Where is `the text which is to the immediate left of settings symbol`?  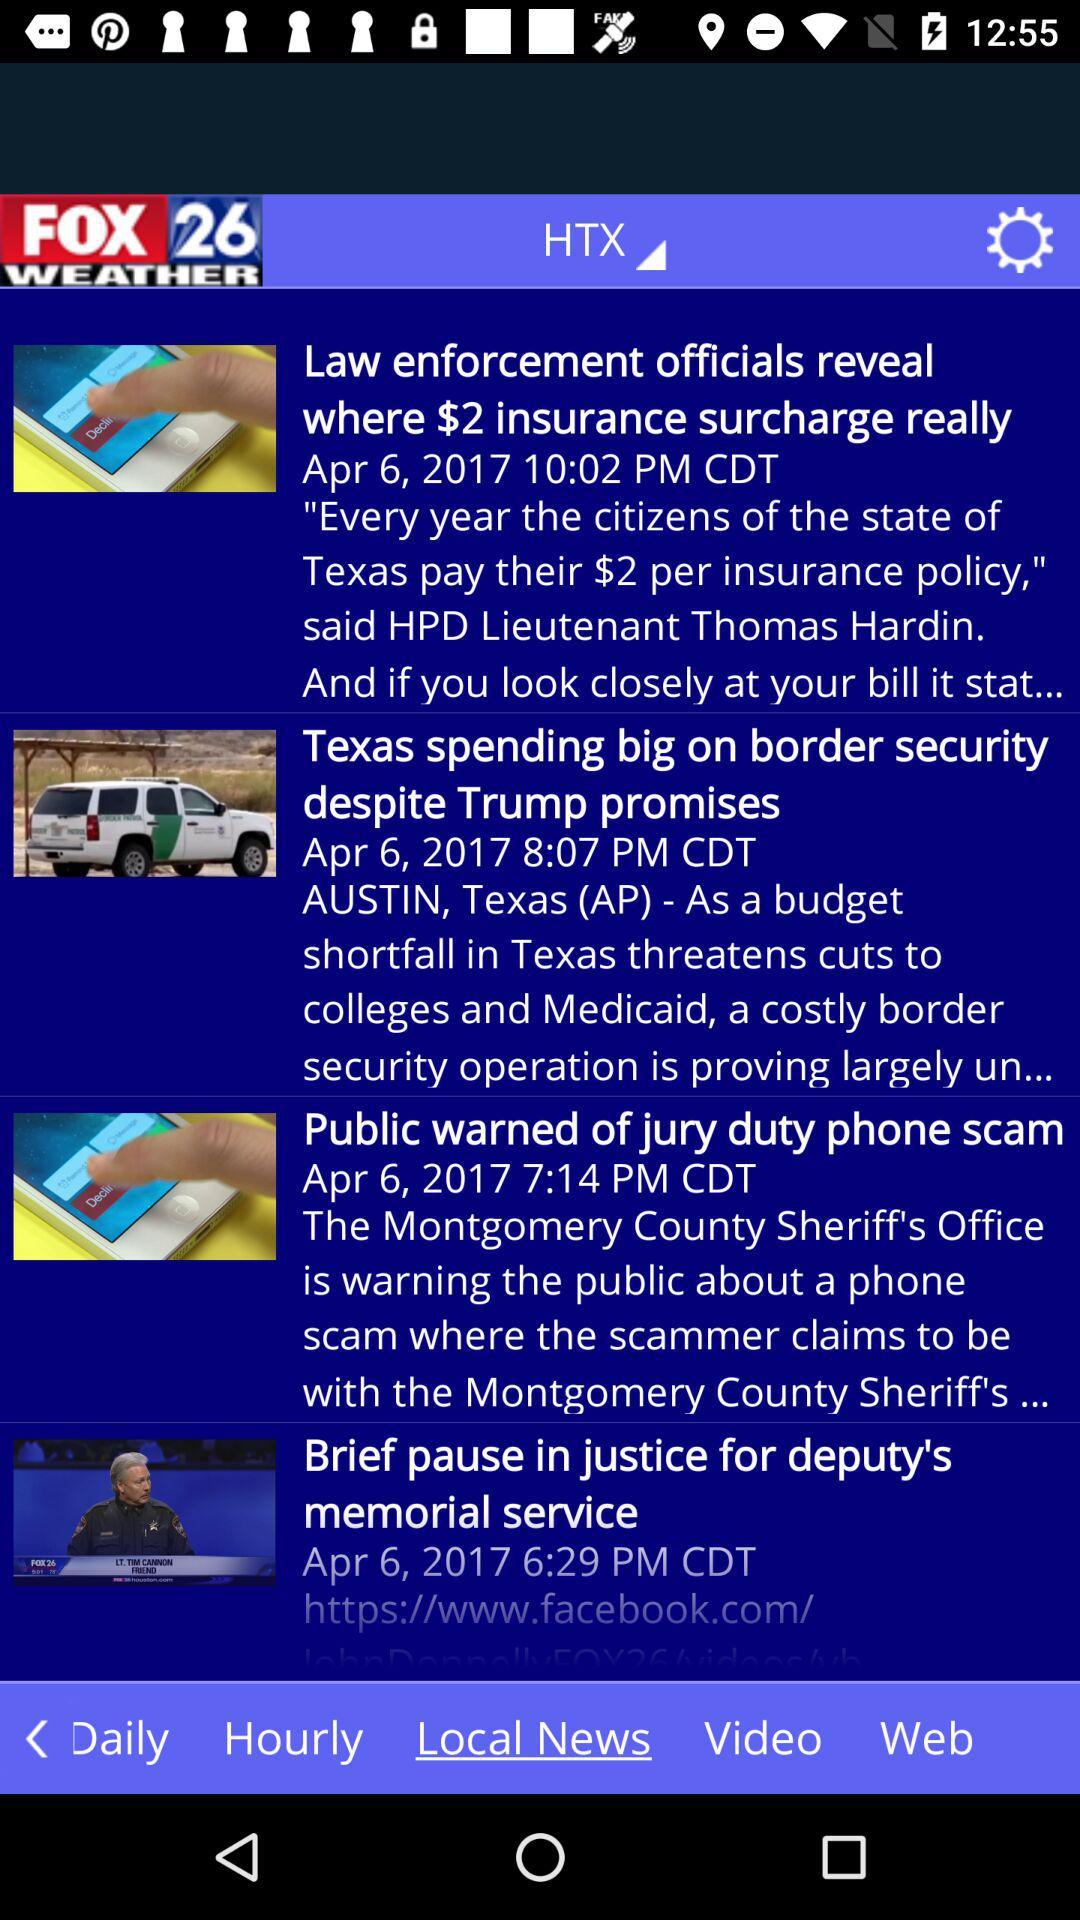 the text which is to the immediate left of settings symbol is located at coordinates (617, 240).